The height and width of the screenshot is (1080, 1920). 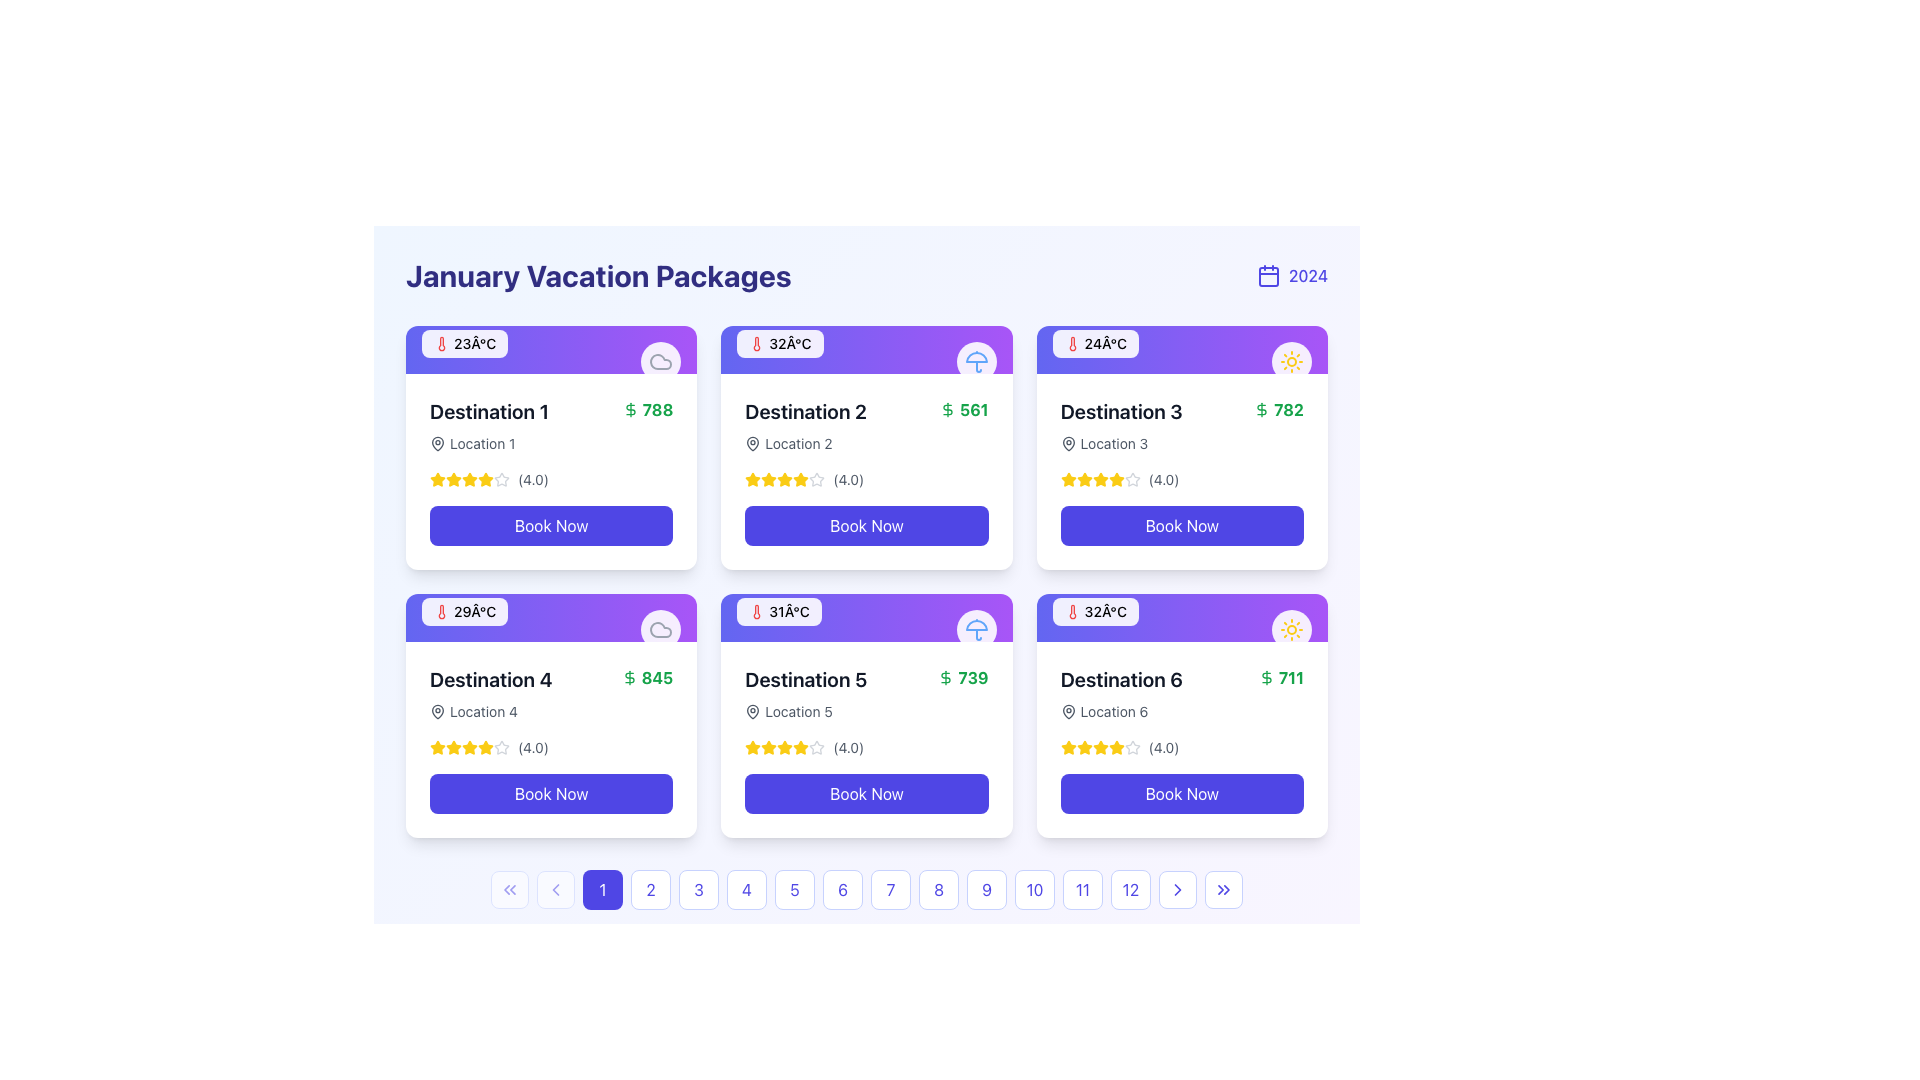 I want to click on text value '(4.0)' displayed in gray color, which indicates the rating score next to the star icons in the first card of the top row of vacation packages, so click(x=533, y=479).